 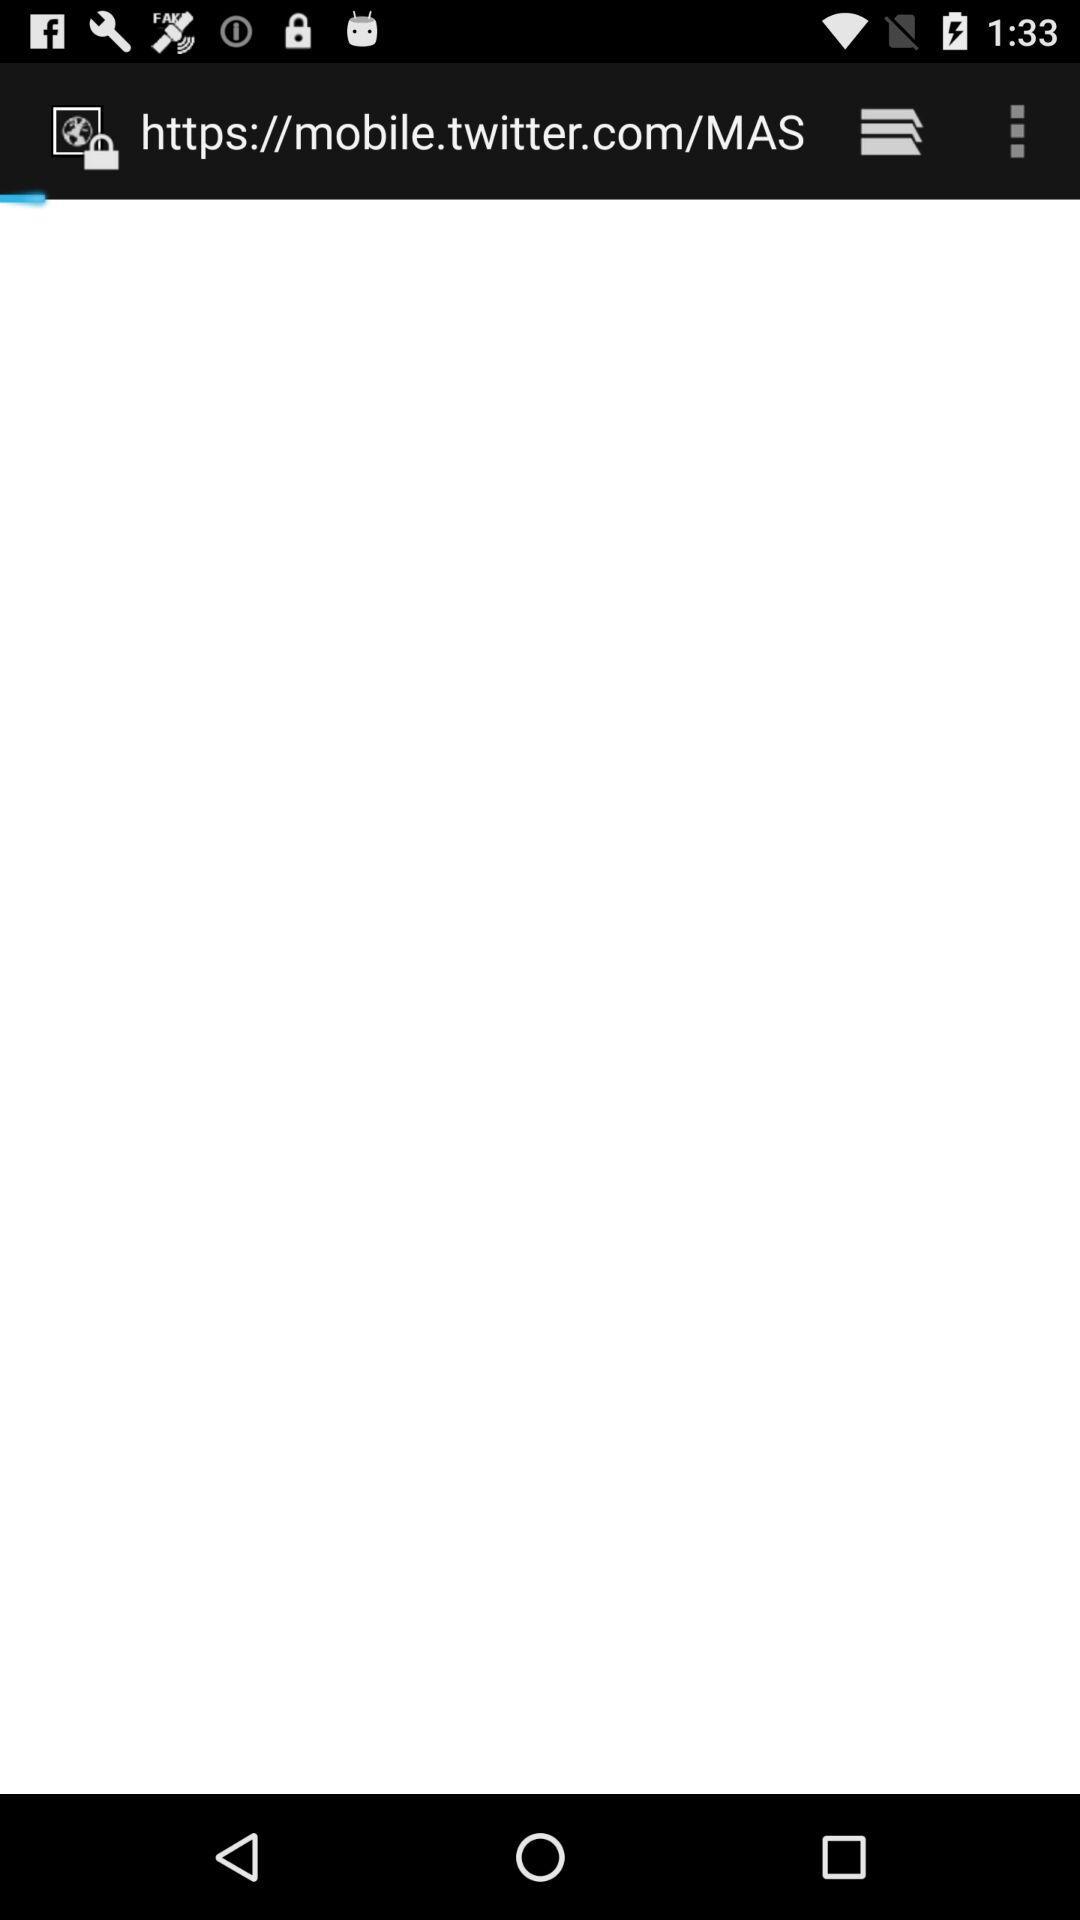 I want to click on the icon below https mobile twitter item, so click(x=540, y=996).